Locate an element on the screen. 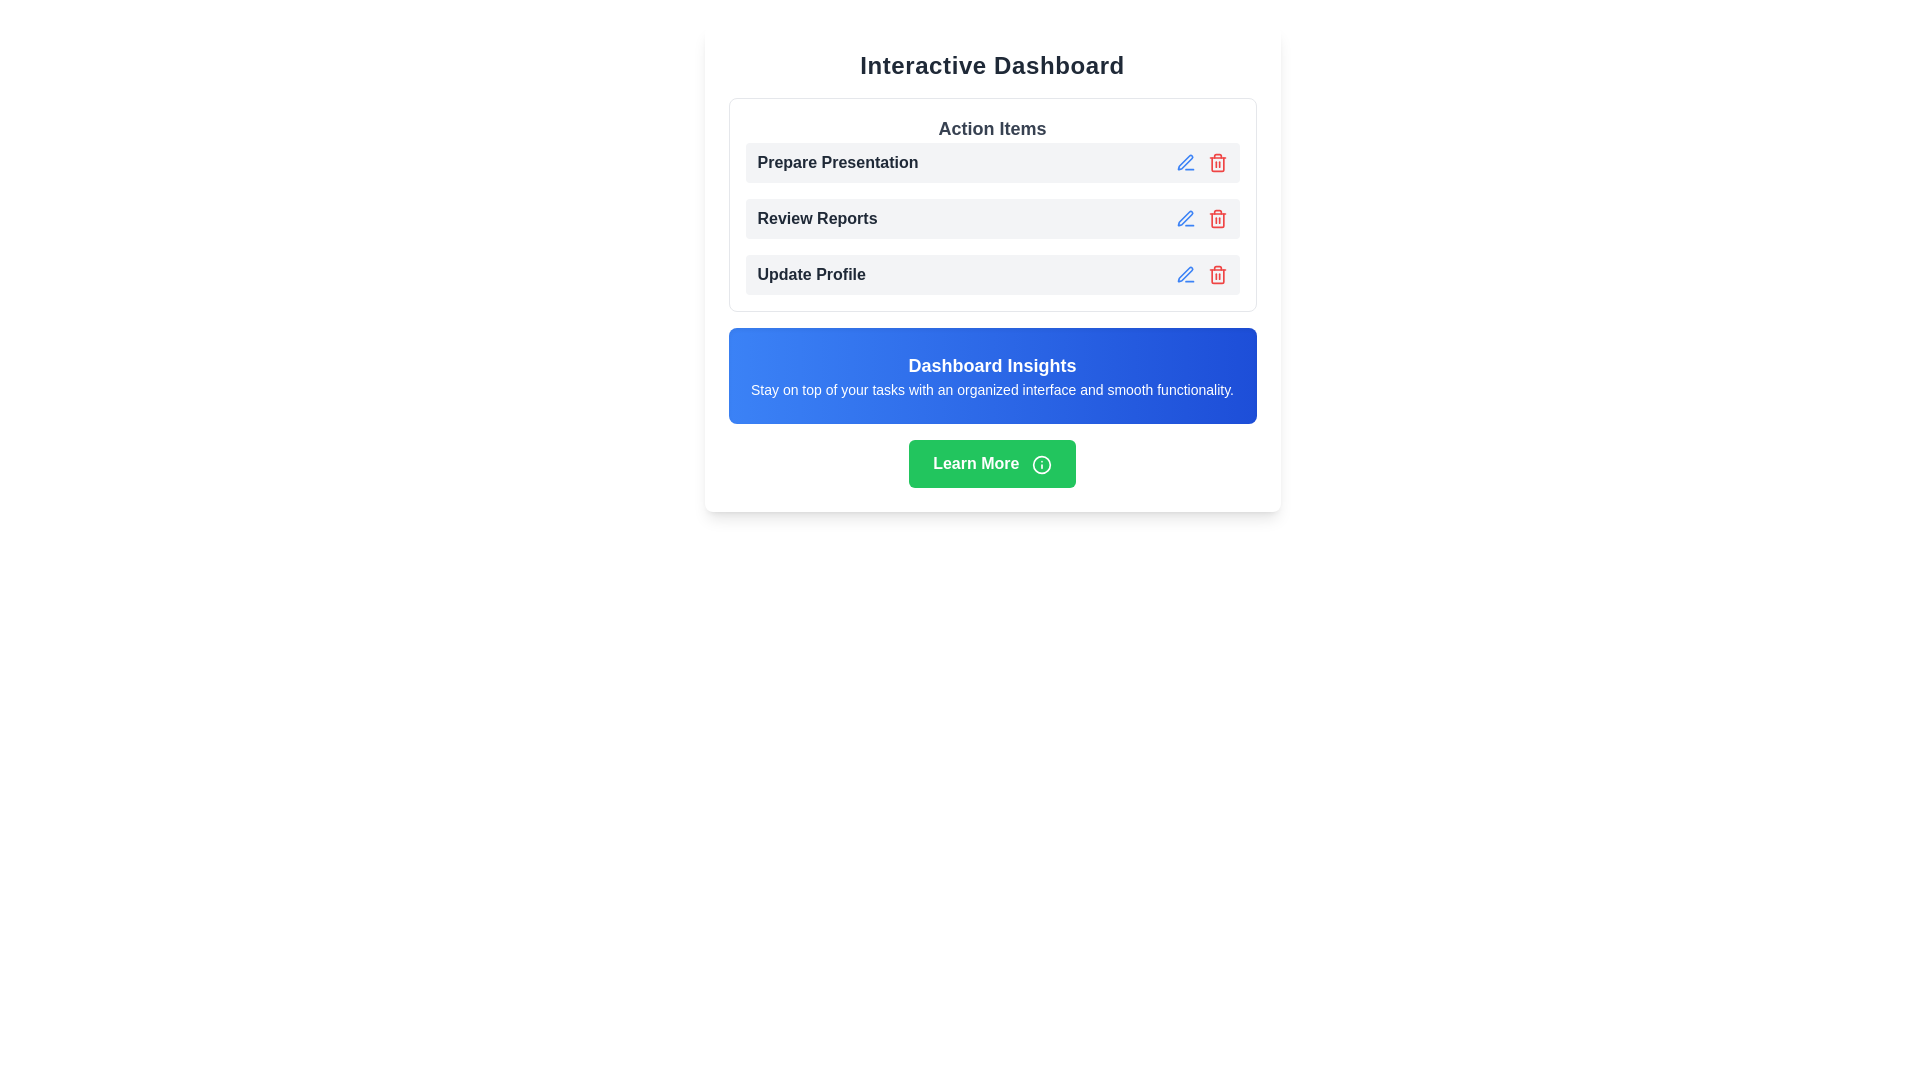  the red trash bin icon in the button group is located at coordinates (1200, 161).